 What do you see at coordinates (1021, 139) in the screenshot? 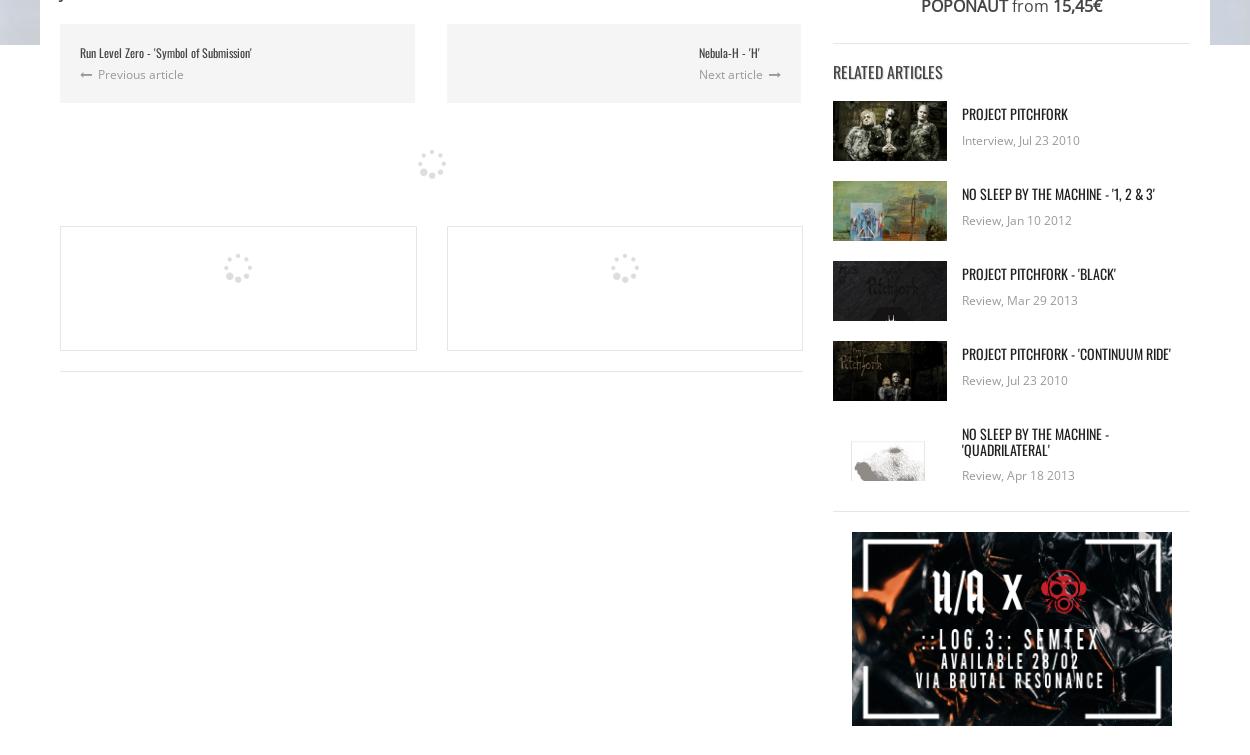
I see `'Interview, Jul 23 2010'` at bounding box center [1021, 139].